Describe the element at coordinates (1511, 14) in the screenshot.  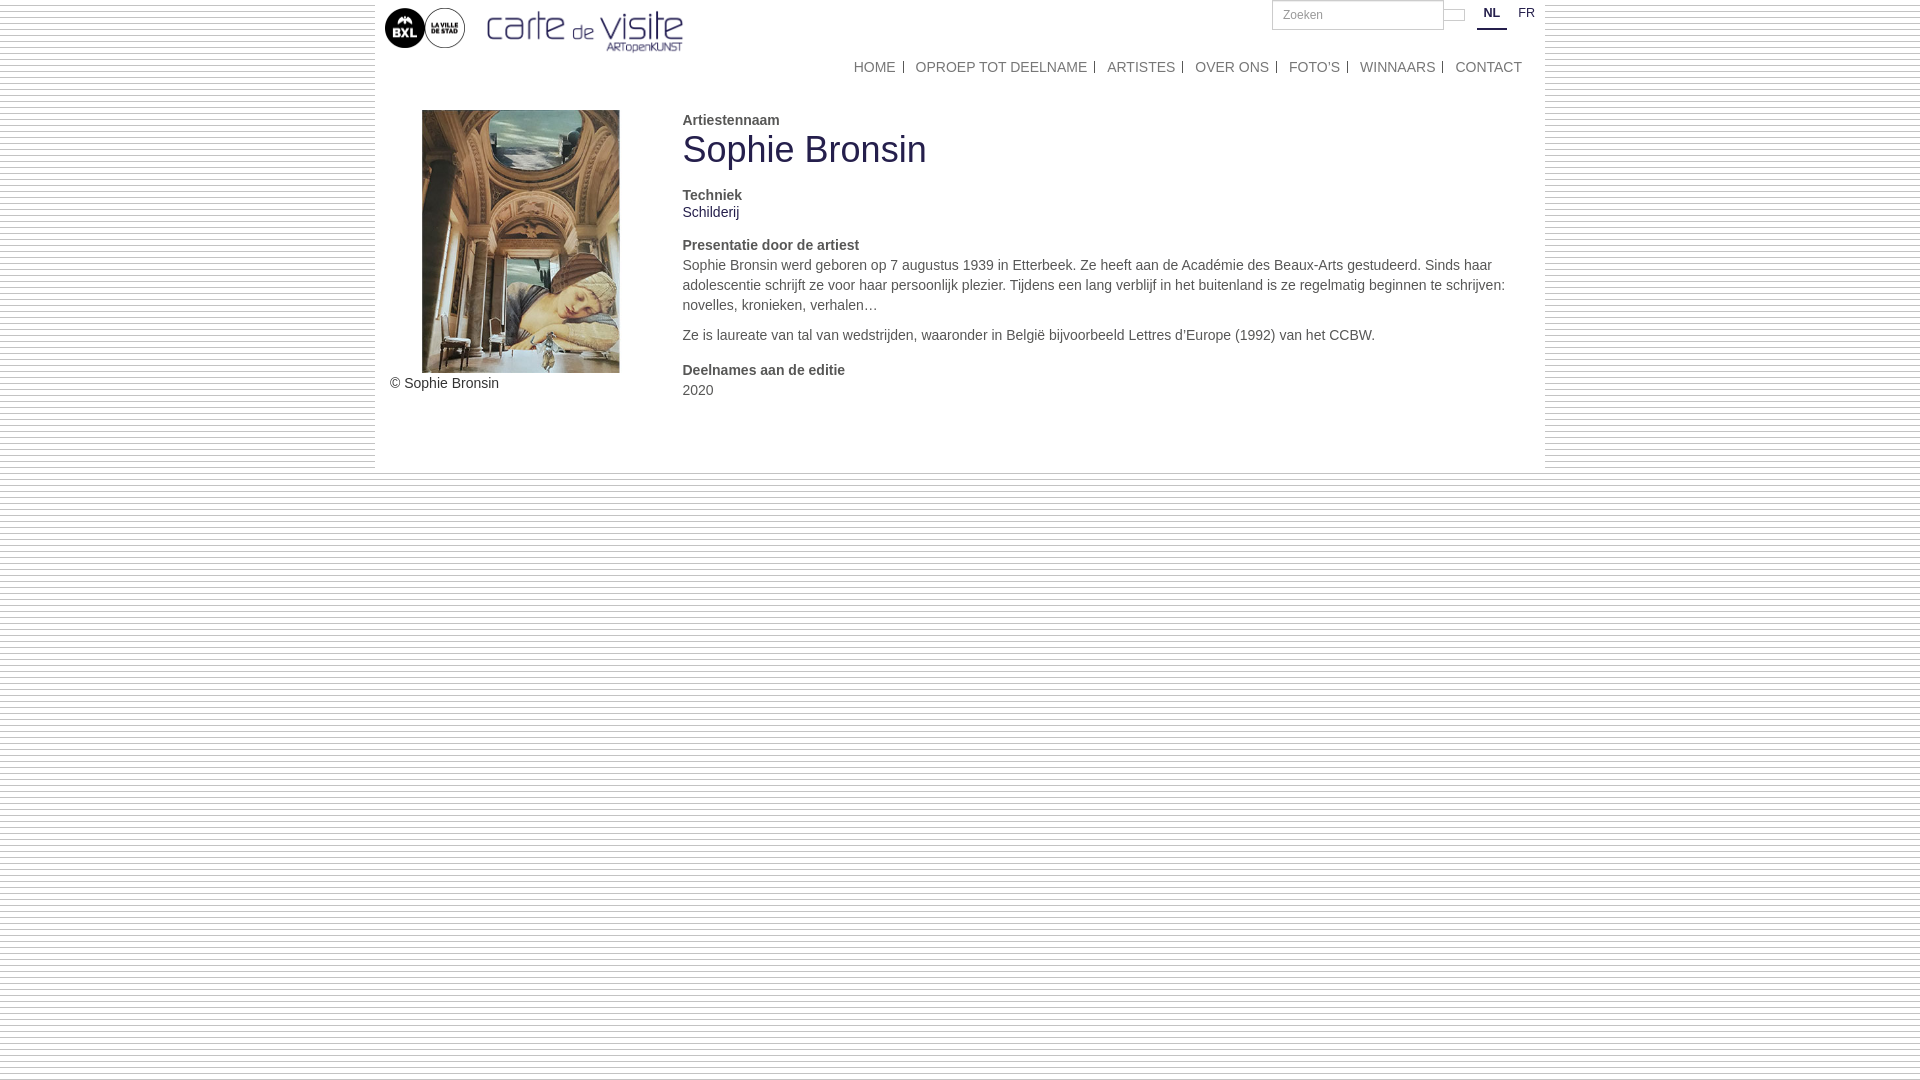
I see `'FR'` at that location.